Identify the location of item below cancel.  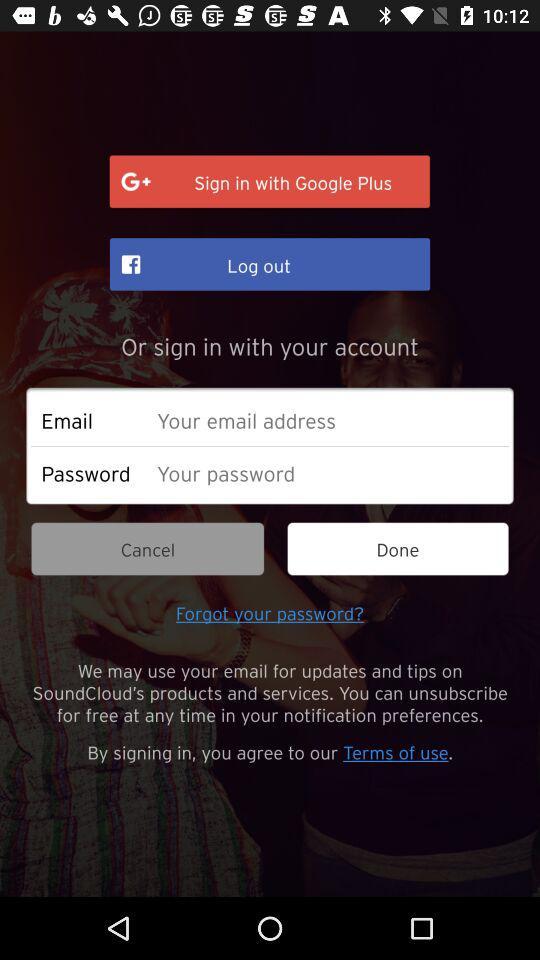
(270, 611).